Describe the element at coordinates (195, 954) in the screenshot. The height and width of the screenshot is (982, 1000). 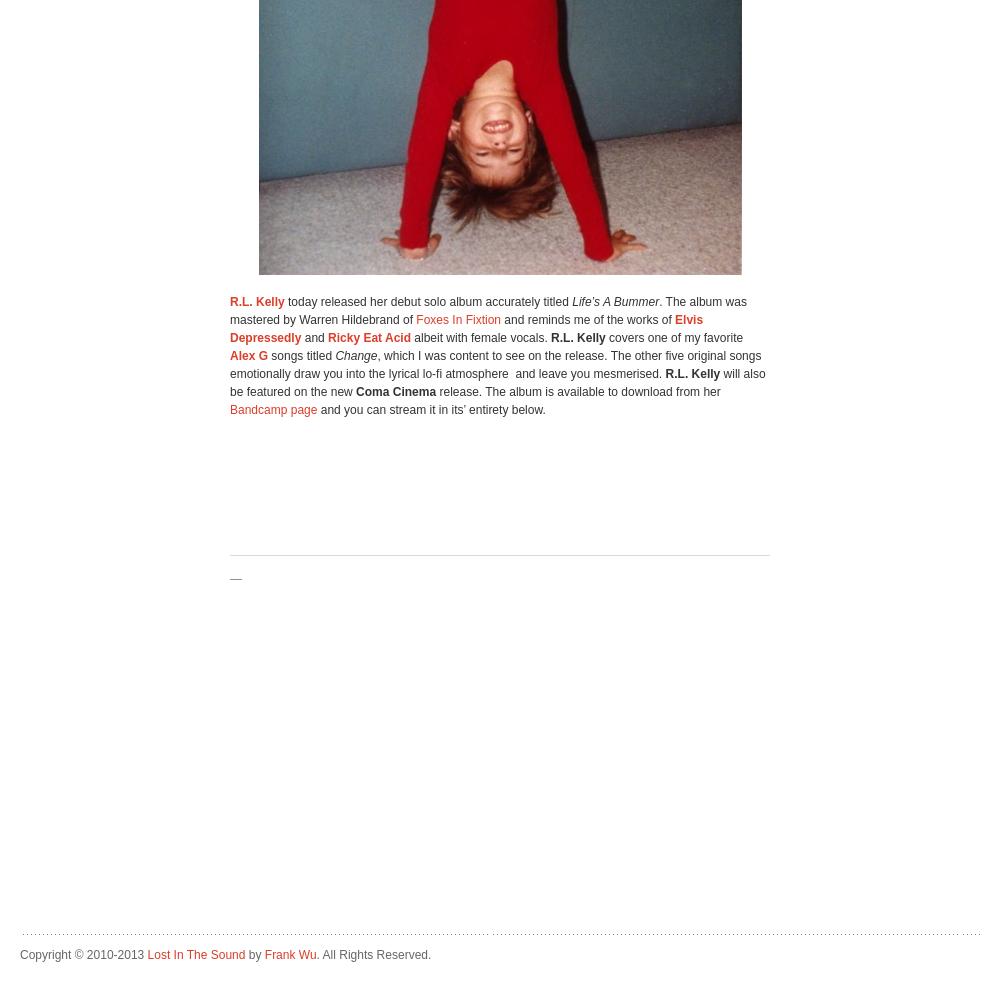
I see `'Lost In The Sound'` at that location.